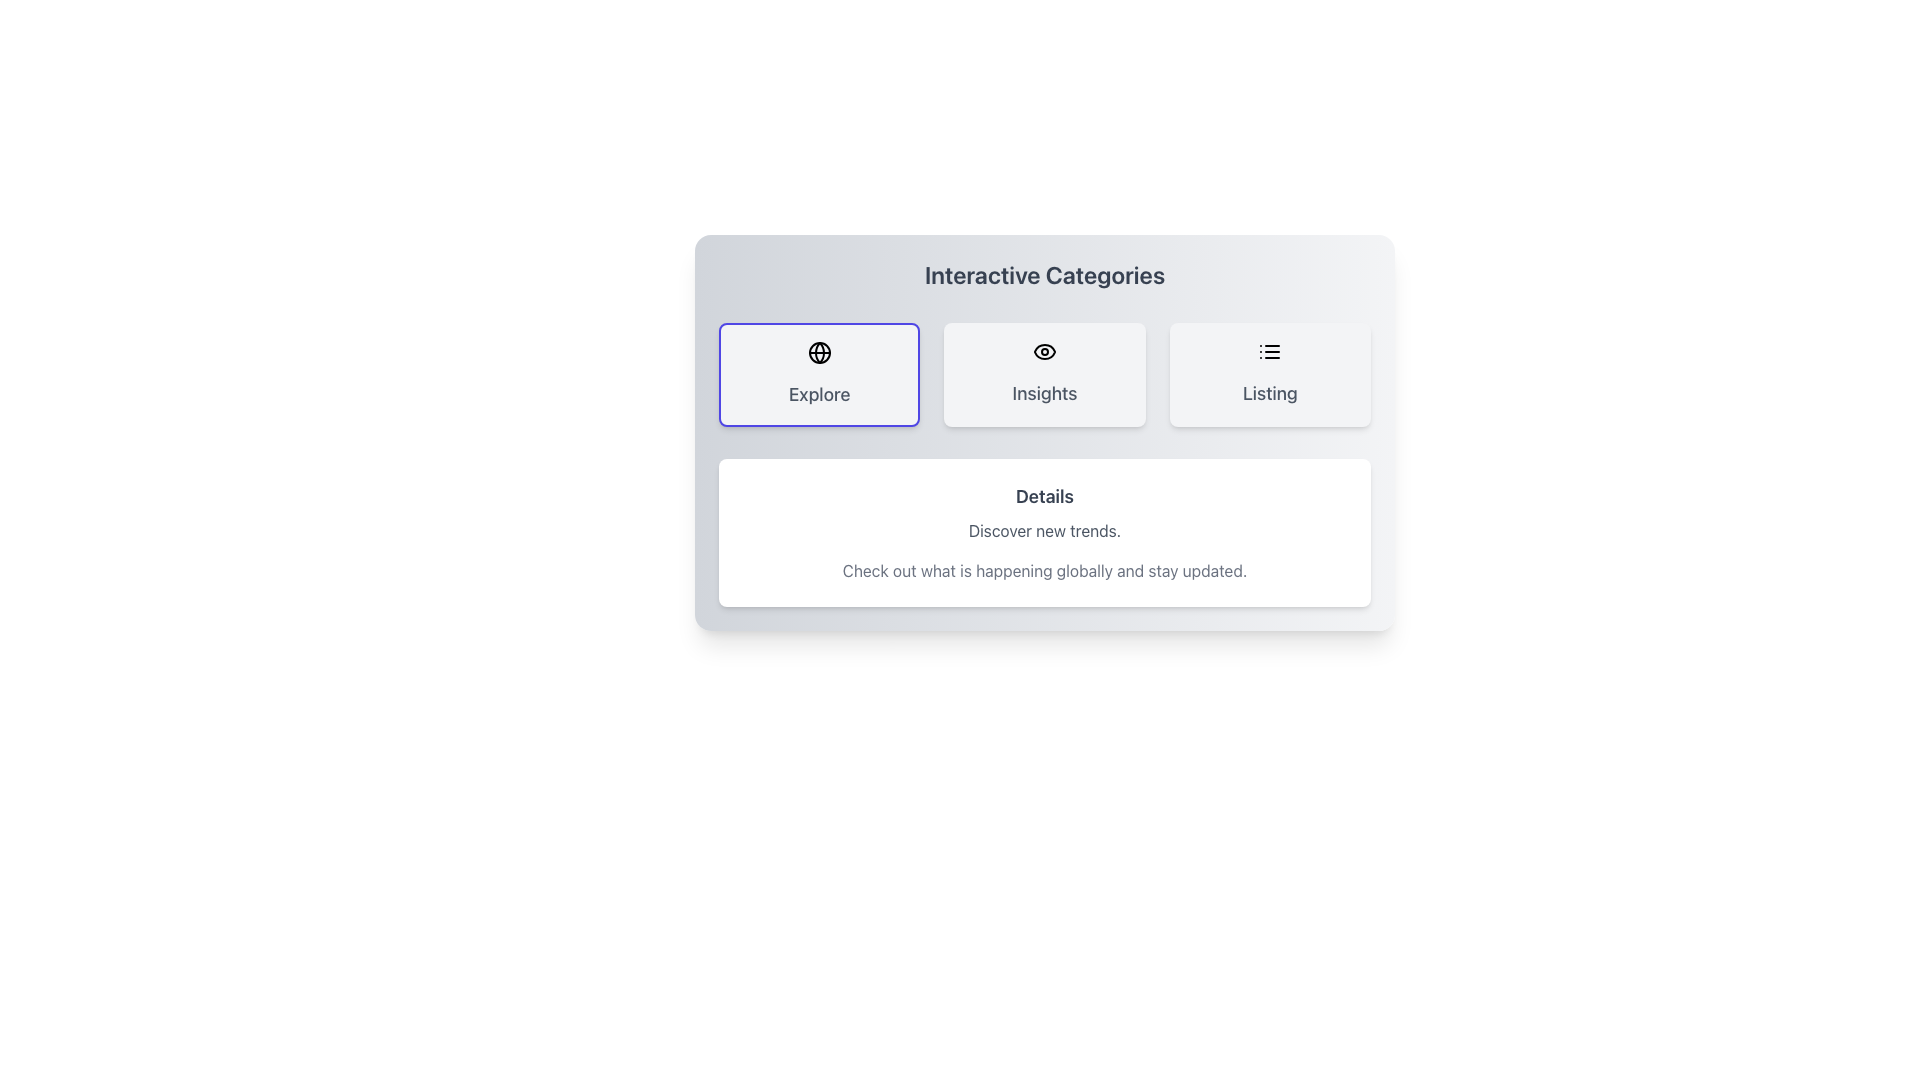 The width and height of the screenshot is (1920, 1080). What do you see at coordinates (1044, 570) in the screenshot?
I see `the informative Text element that encourages users to stay updated on global happenings, located below the 'Details' and 'Discover new trends' text lines` at bounding box center [1044, 570].